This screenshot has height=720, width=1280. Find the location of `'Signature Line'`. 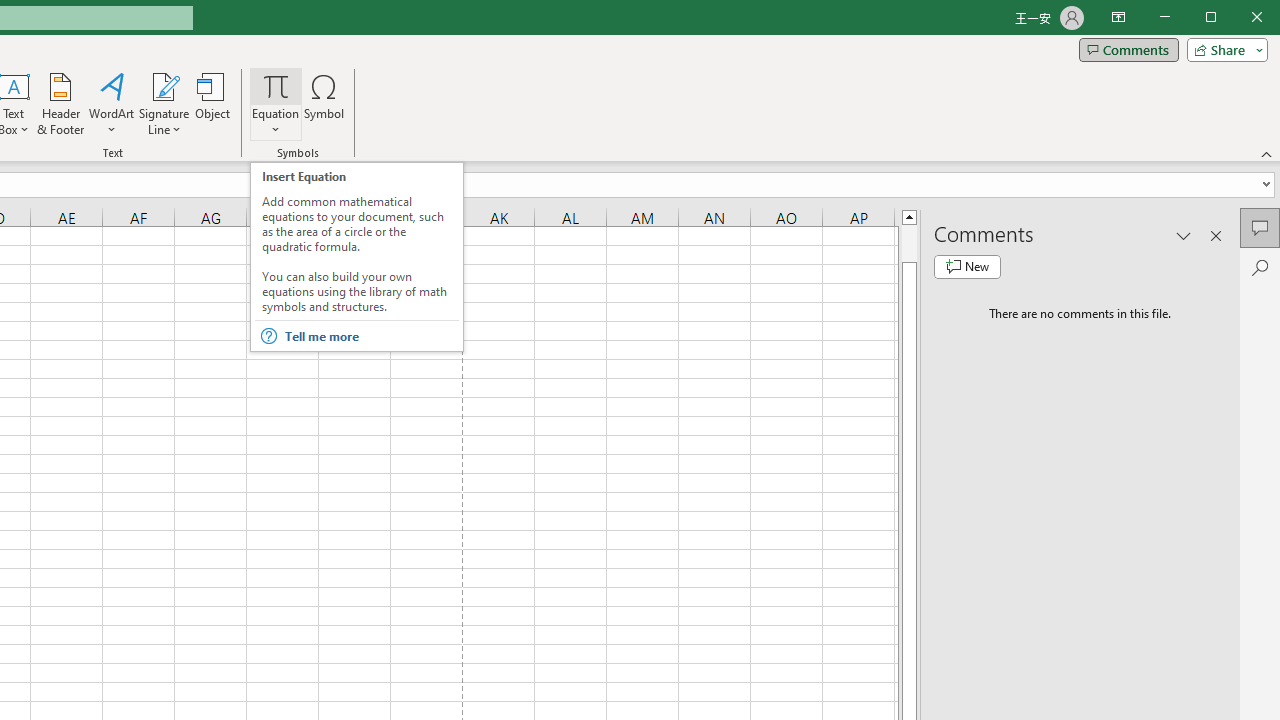

'Signature Line' is located at coordinates (164, 85).